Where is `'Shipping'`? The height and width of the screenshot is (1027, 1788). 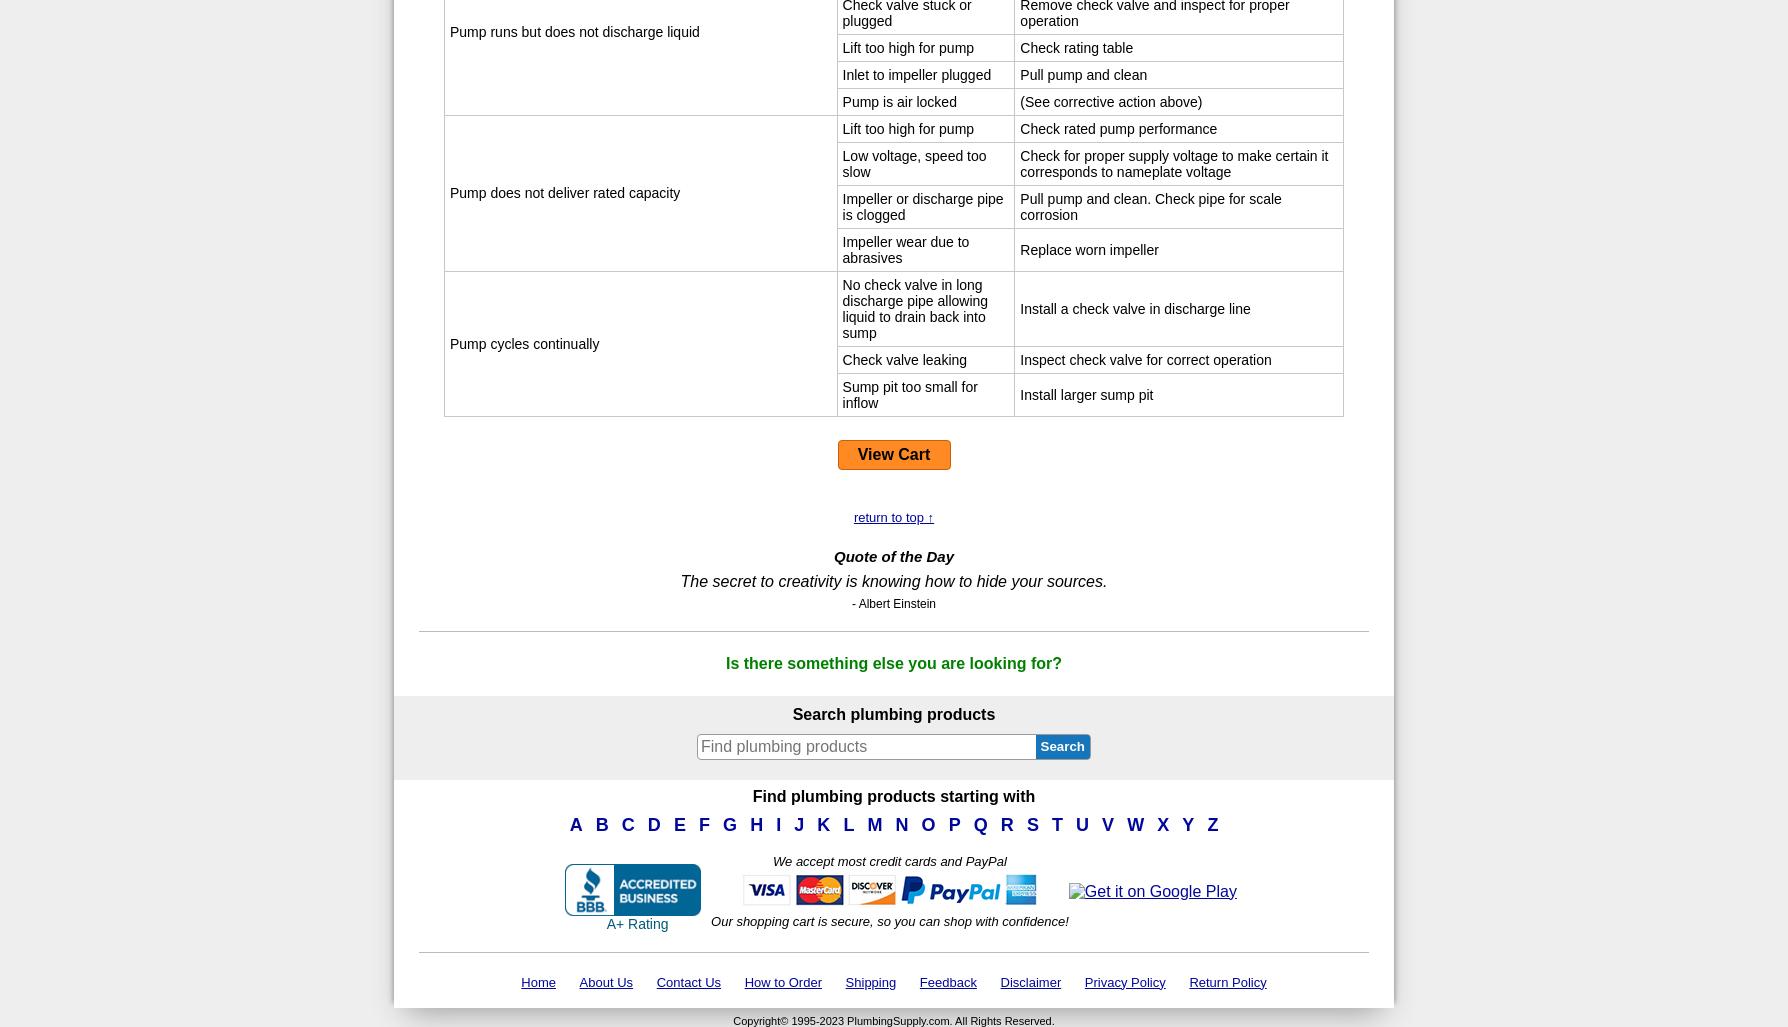 'Shipping' is located at coordinates (869, 980).